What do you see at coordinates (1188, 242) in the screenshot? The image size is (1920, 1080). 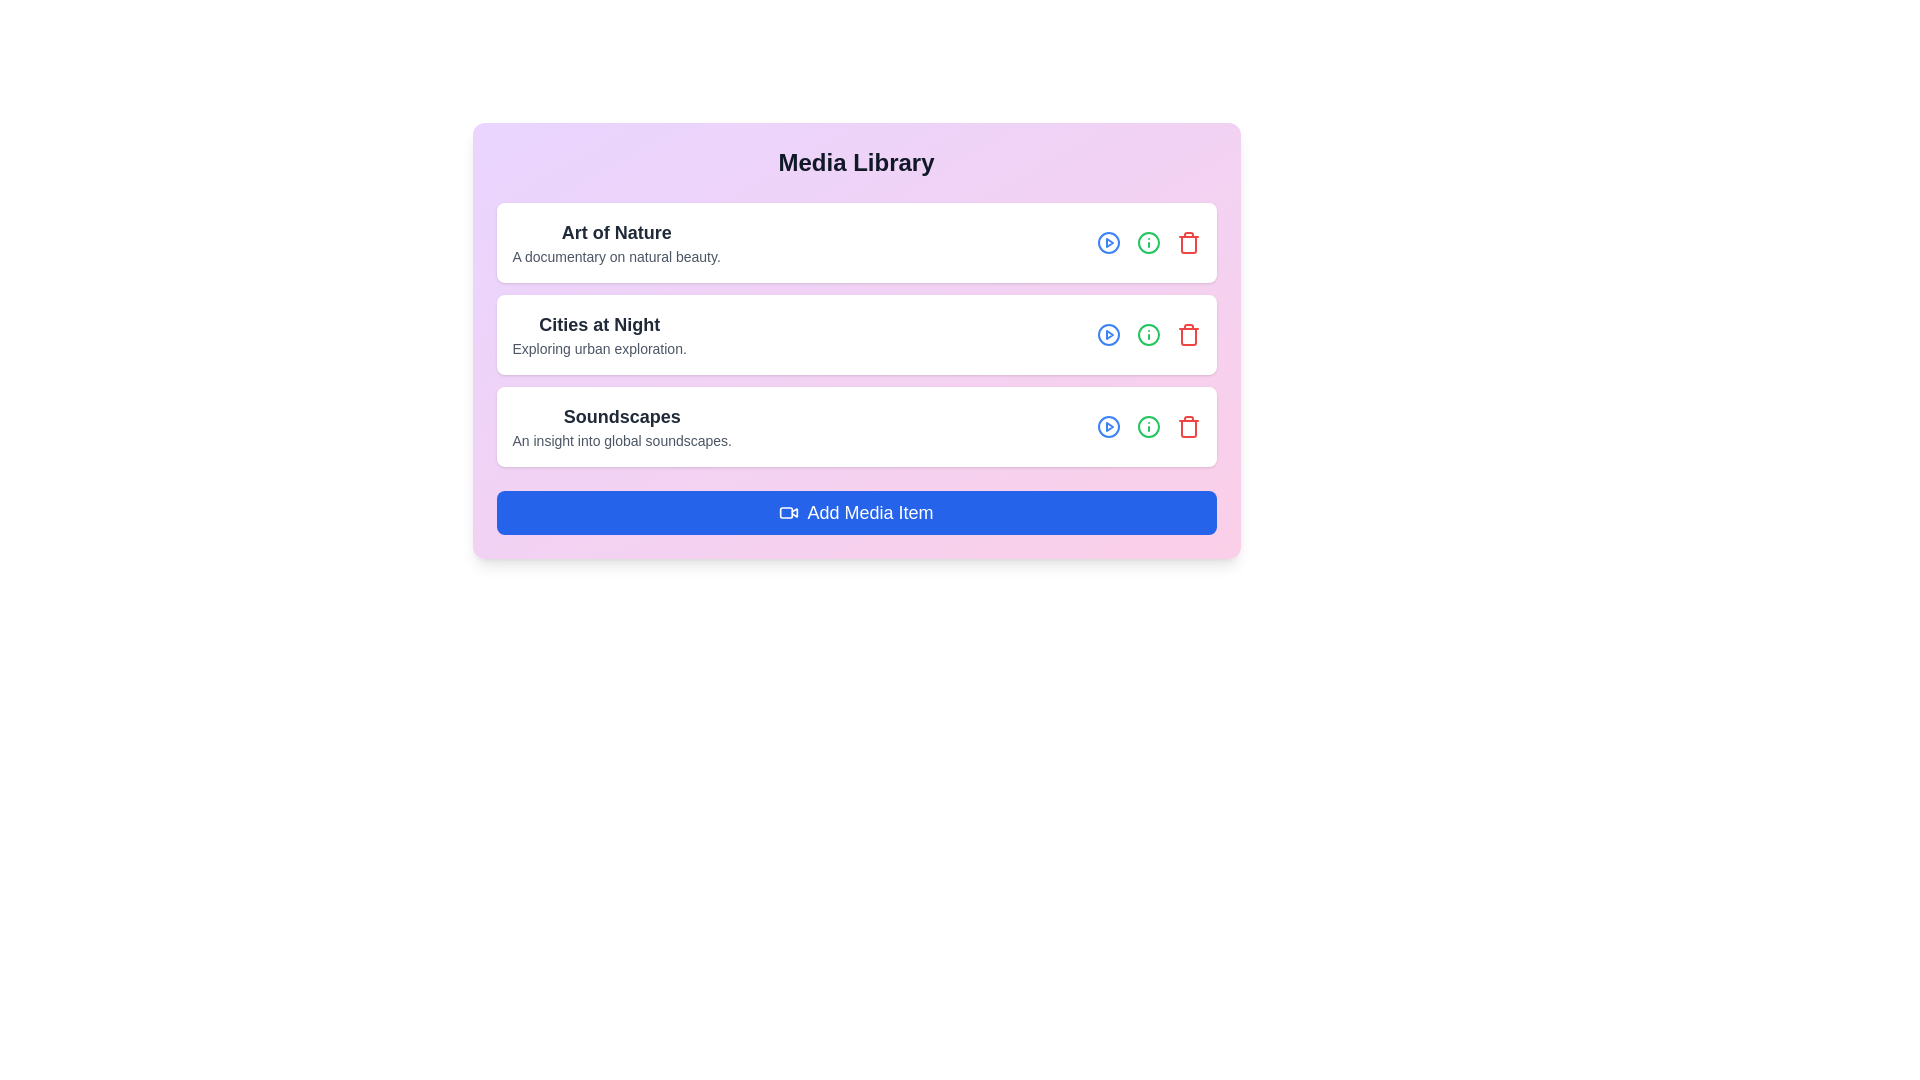 I see `trash icon for the media item titled Art of Nature to remove it` at bounding box center [1188, 242].